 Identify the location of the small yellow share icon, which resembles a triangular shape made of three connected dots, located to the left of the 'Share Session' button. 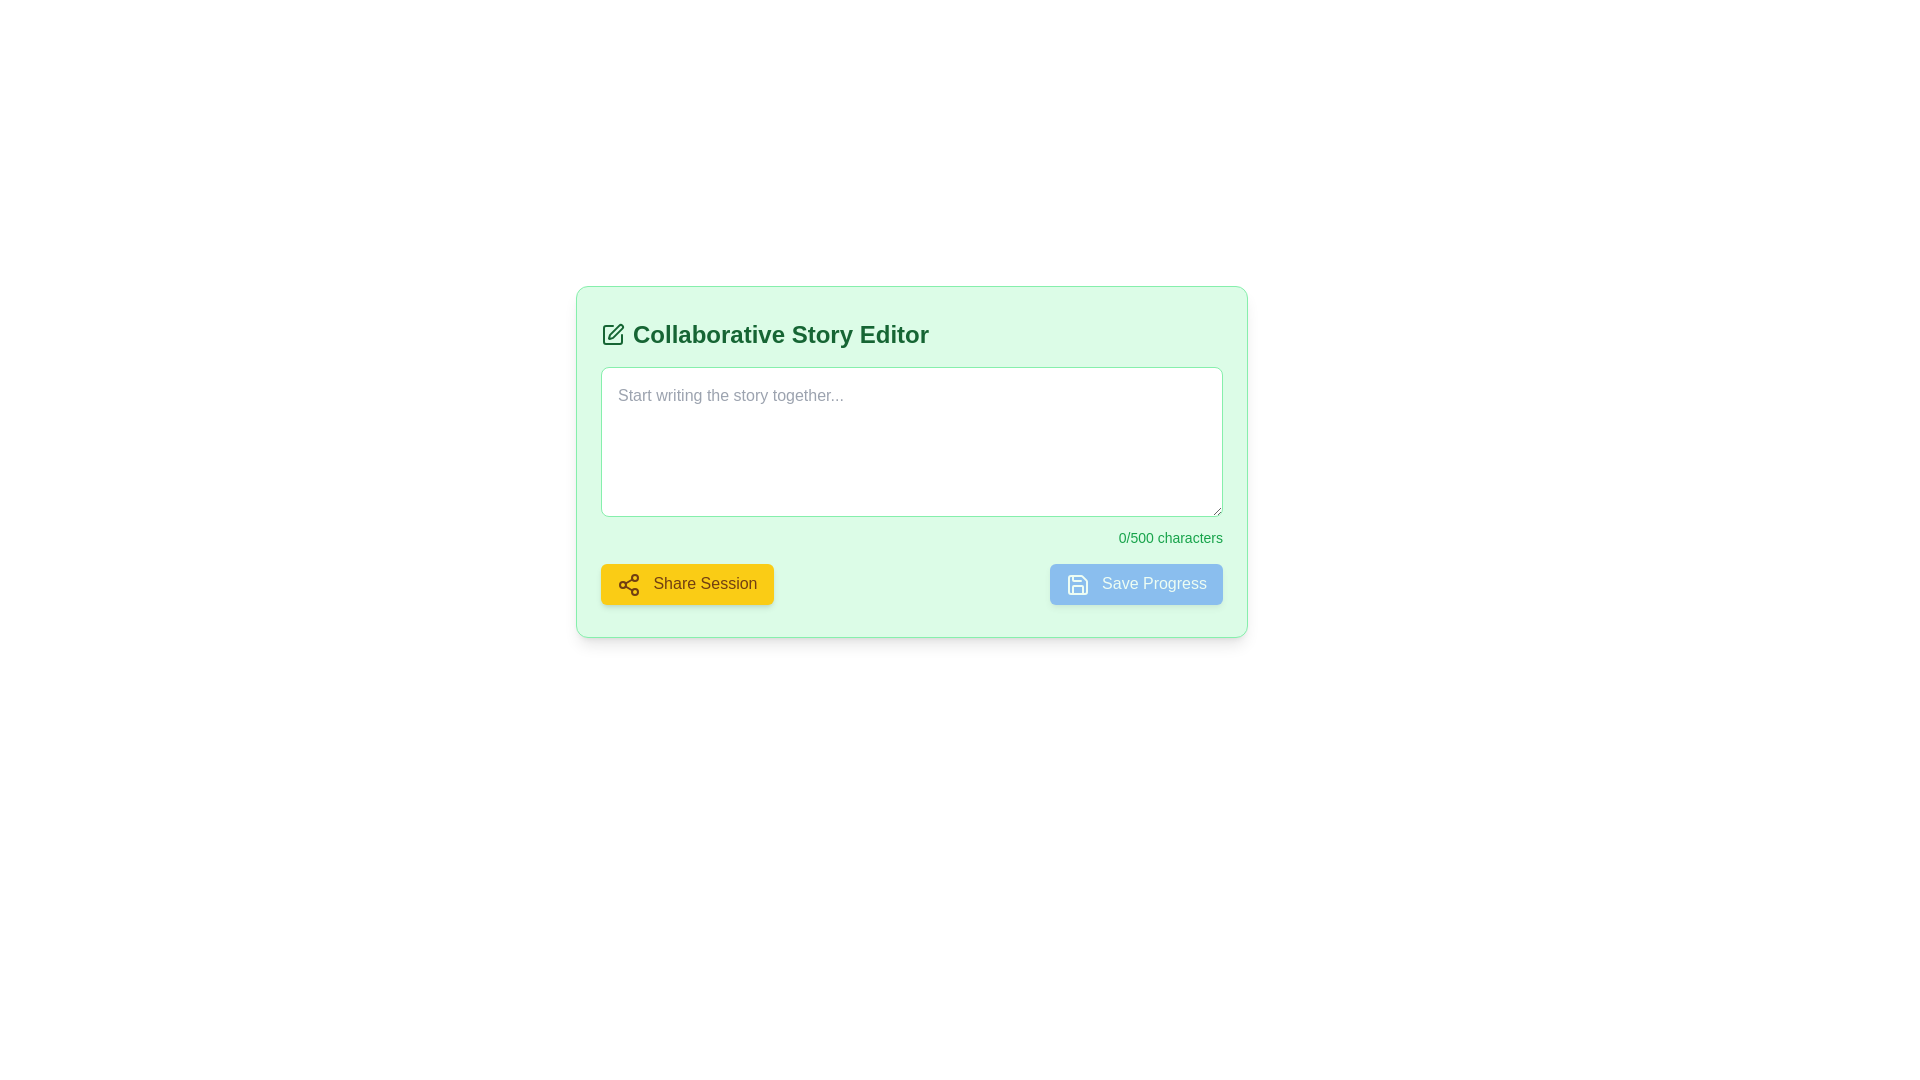
(627, 583).